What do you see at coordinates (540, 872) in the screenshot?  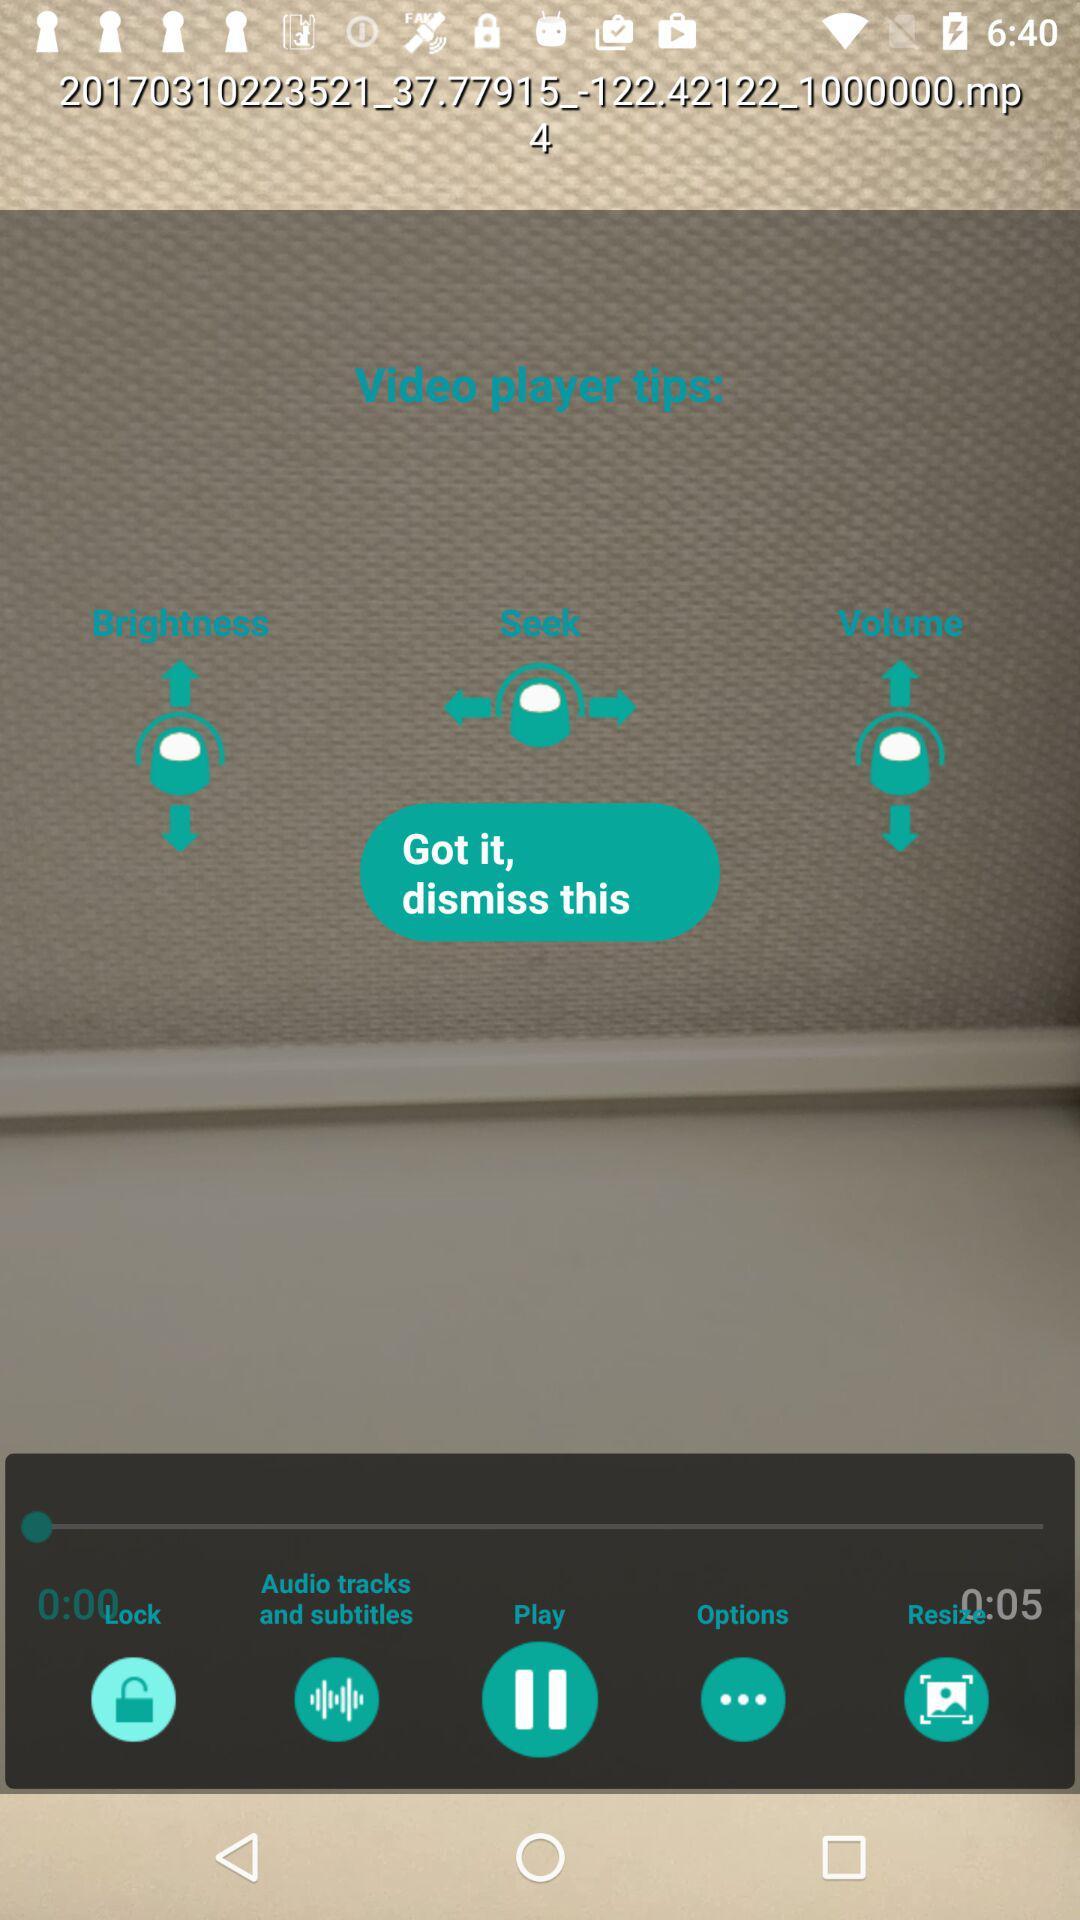 I see `item to the left of volume icon` at bounding box center [540, 872].